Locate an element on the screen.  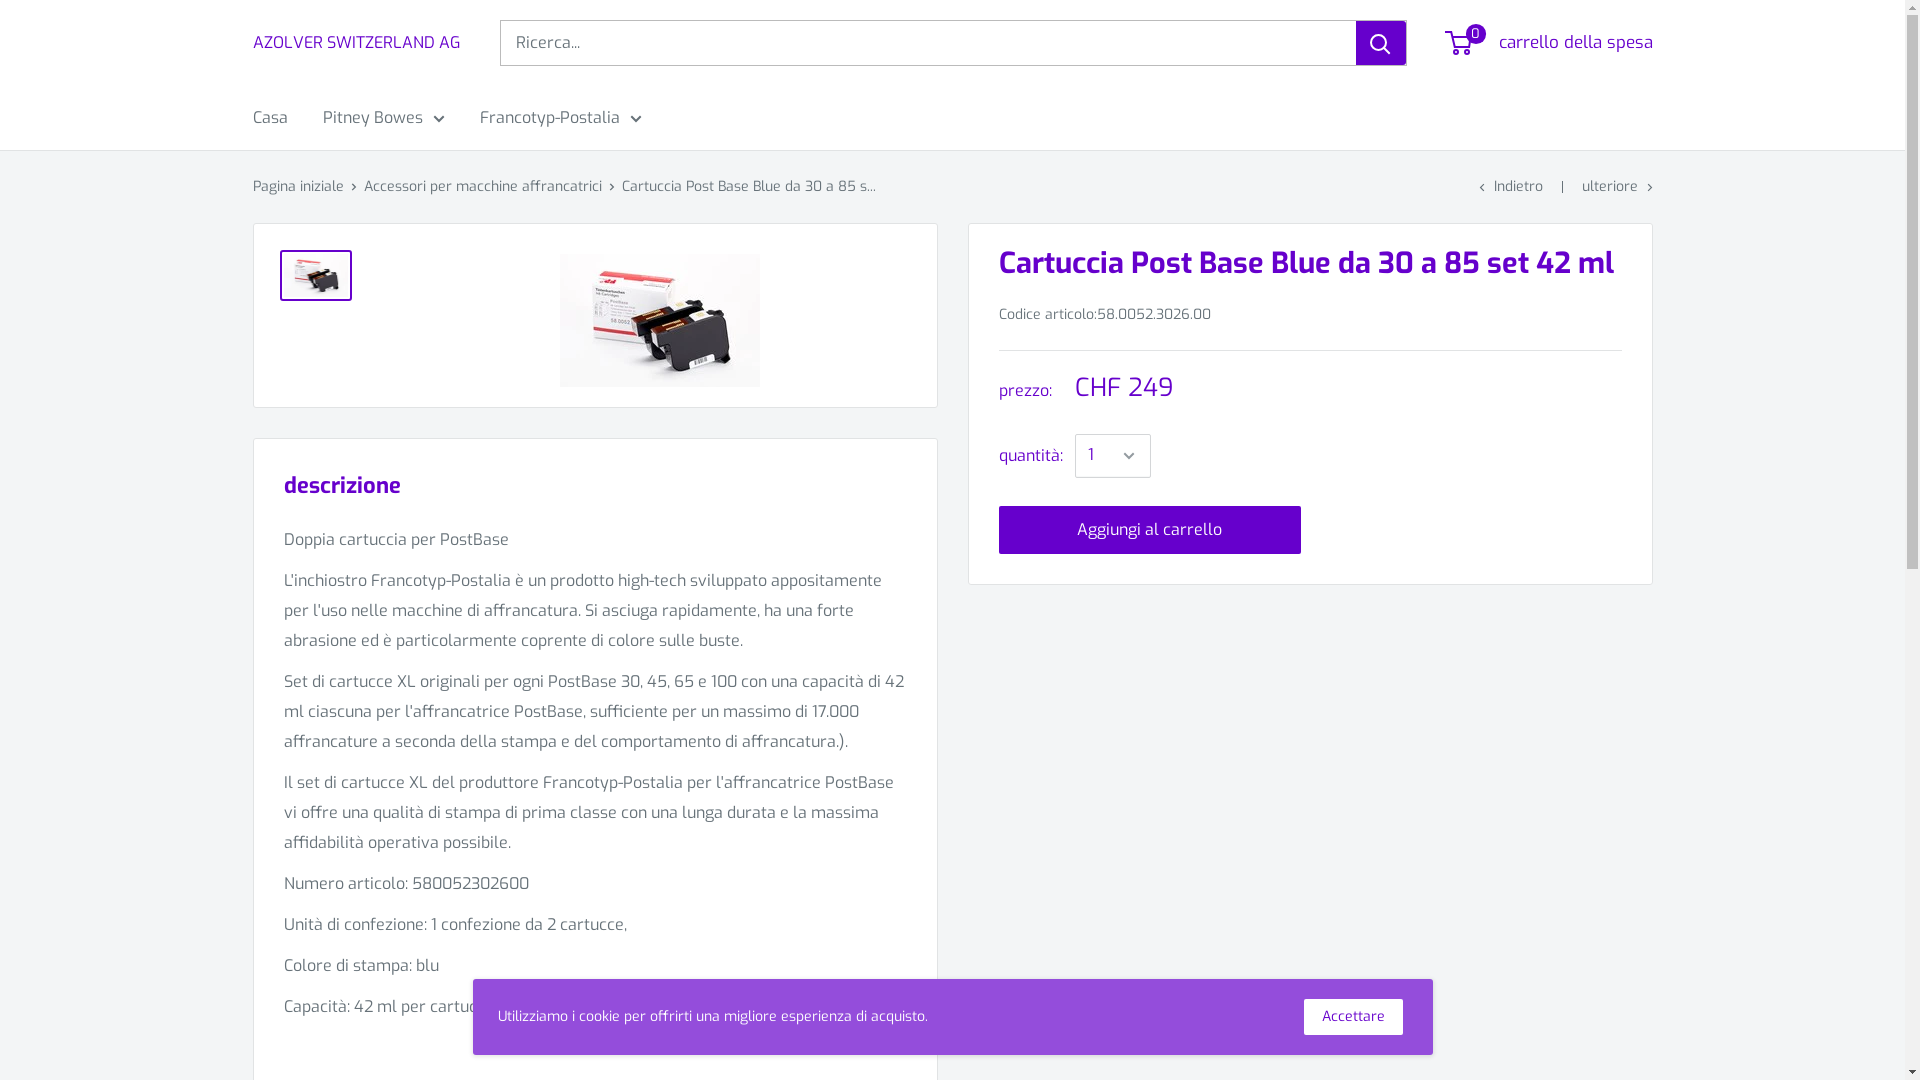
'0 is located at coordinates (1548, 42).